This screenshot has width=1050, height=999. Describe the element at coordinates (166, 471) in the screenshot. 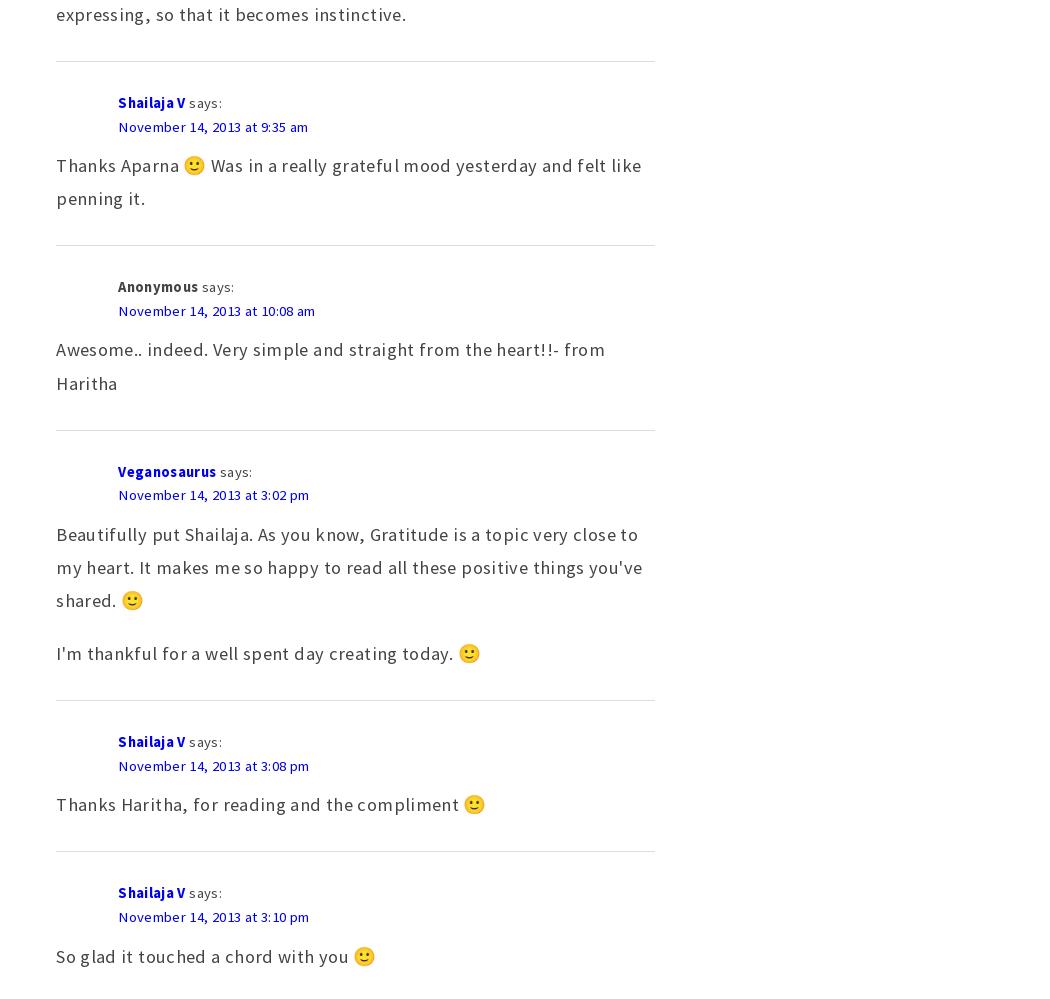

I see `'Veganosaurus'` at that location.